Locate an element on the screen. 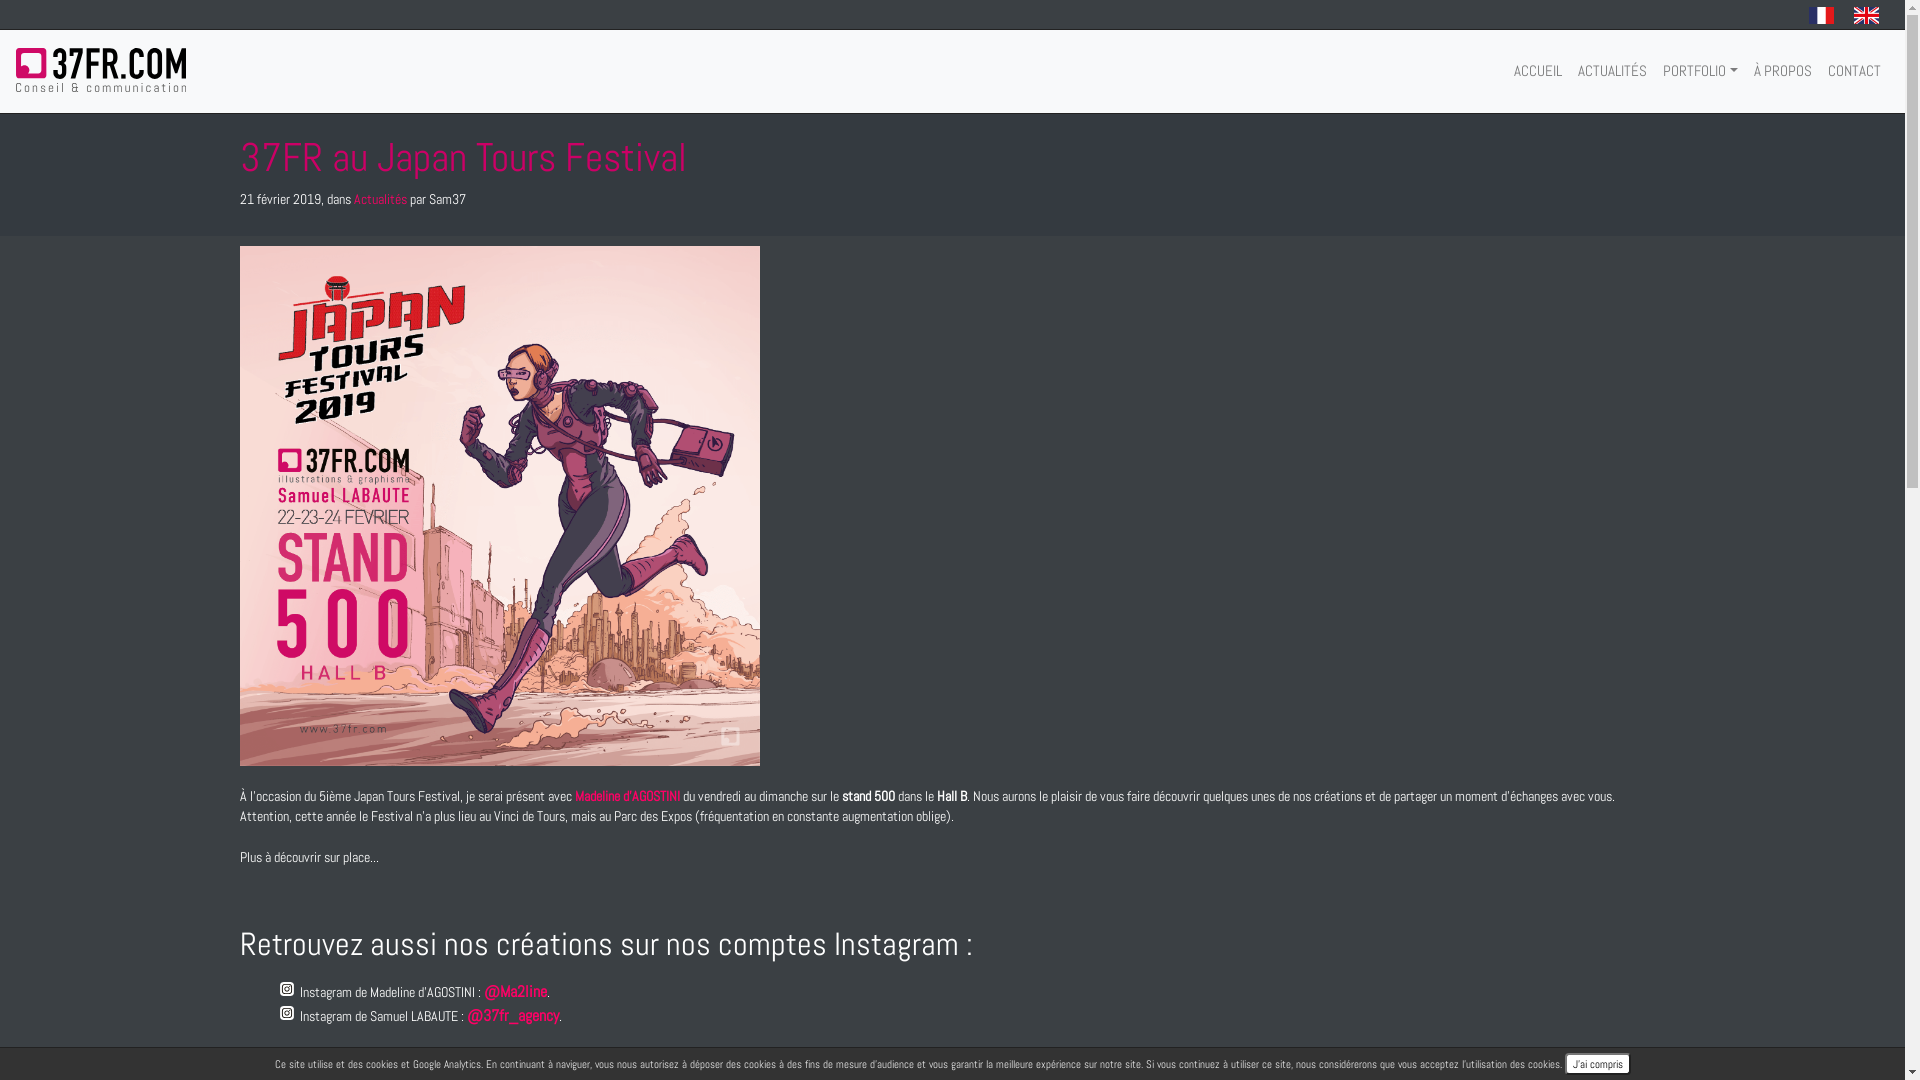 This screenshot has width=1920, height=1080. 'Samuel LABAUTE - 37FR.COM Conseil & communication' is located at coordinates (99, 68).